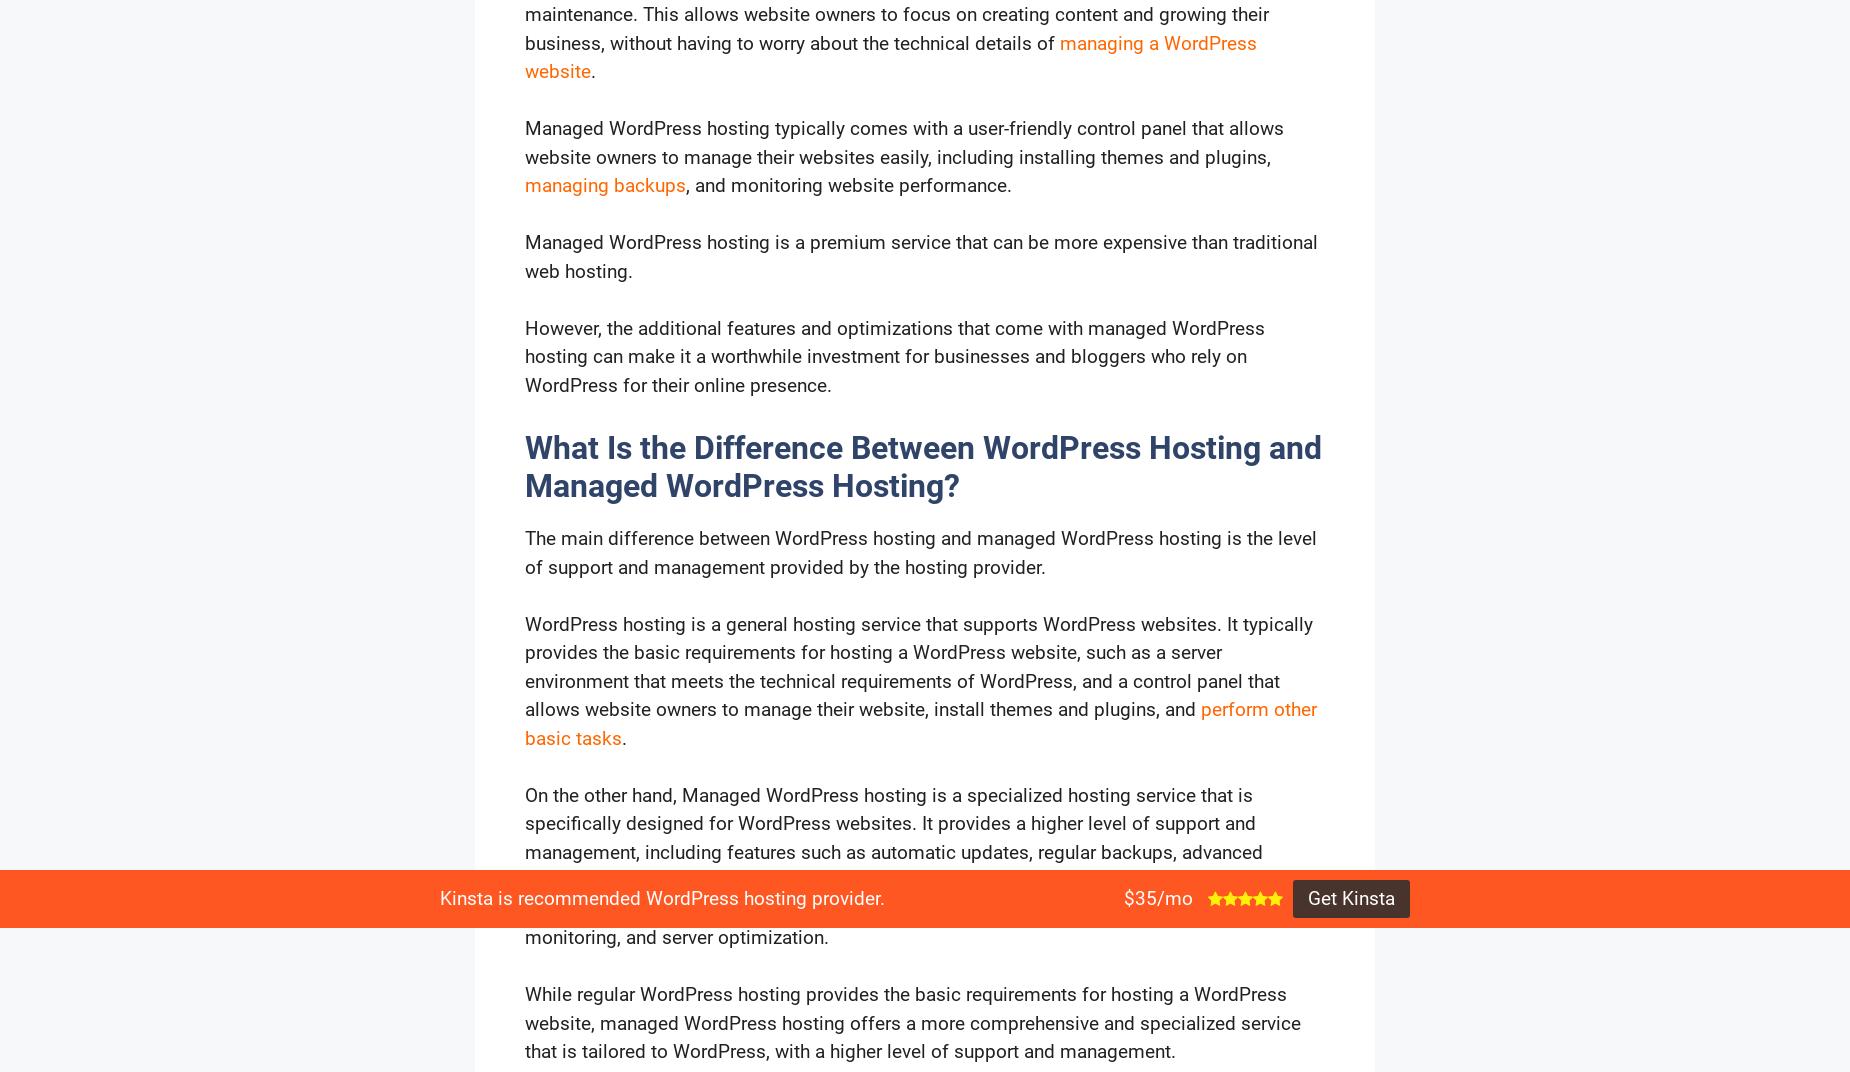  I want to click on 'Managed WordPress hosting is a premium service that can be more expensive than traditional web hosting.', so click(525, 256).